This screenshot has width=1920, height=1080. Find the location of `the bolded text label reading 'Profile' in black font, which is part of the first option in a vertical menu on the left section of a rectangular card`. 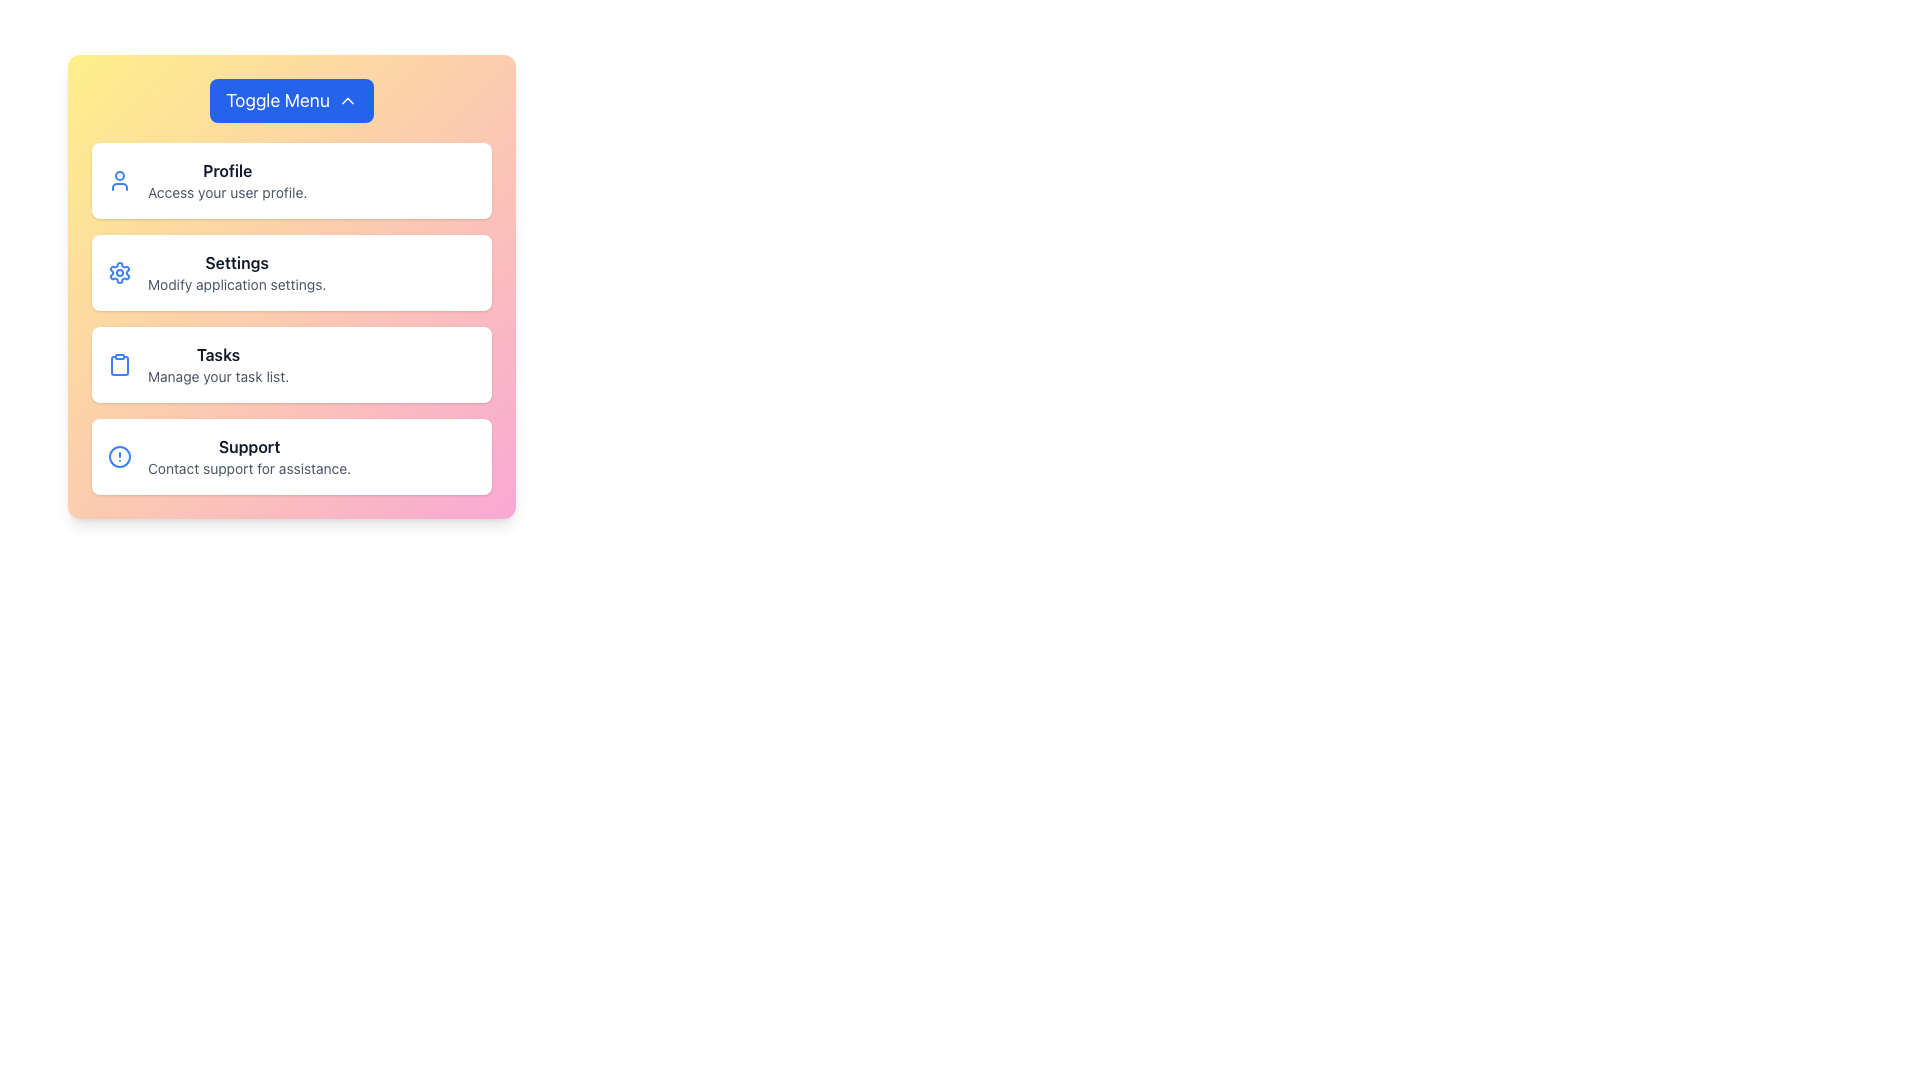

the bolded text label reading 'Profile' in black font, which is part of the first option in a vertical menu on the left section of a rectangular card is located at coordinates (227, 169).